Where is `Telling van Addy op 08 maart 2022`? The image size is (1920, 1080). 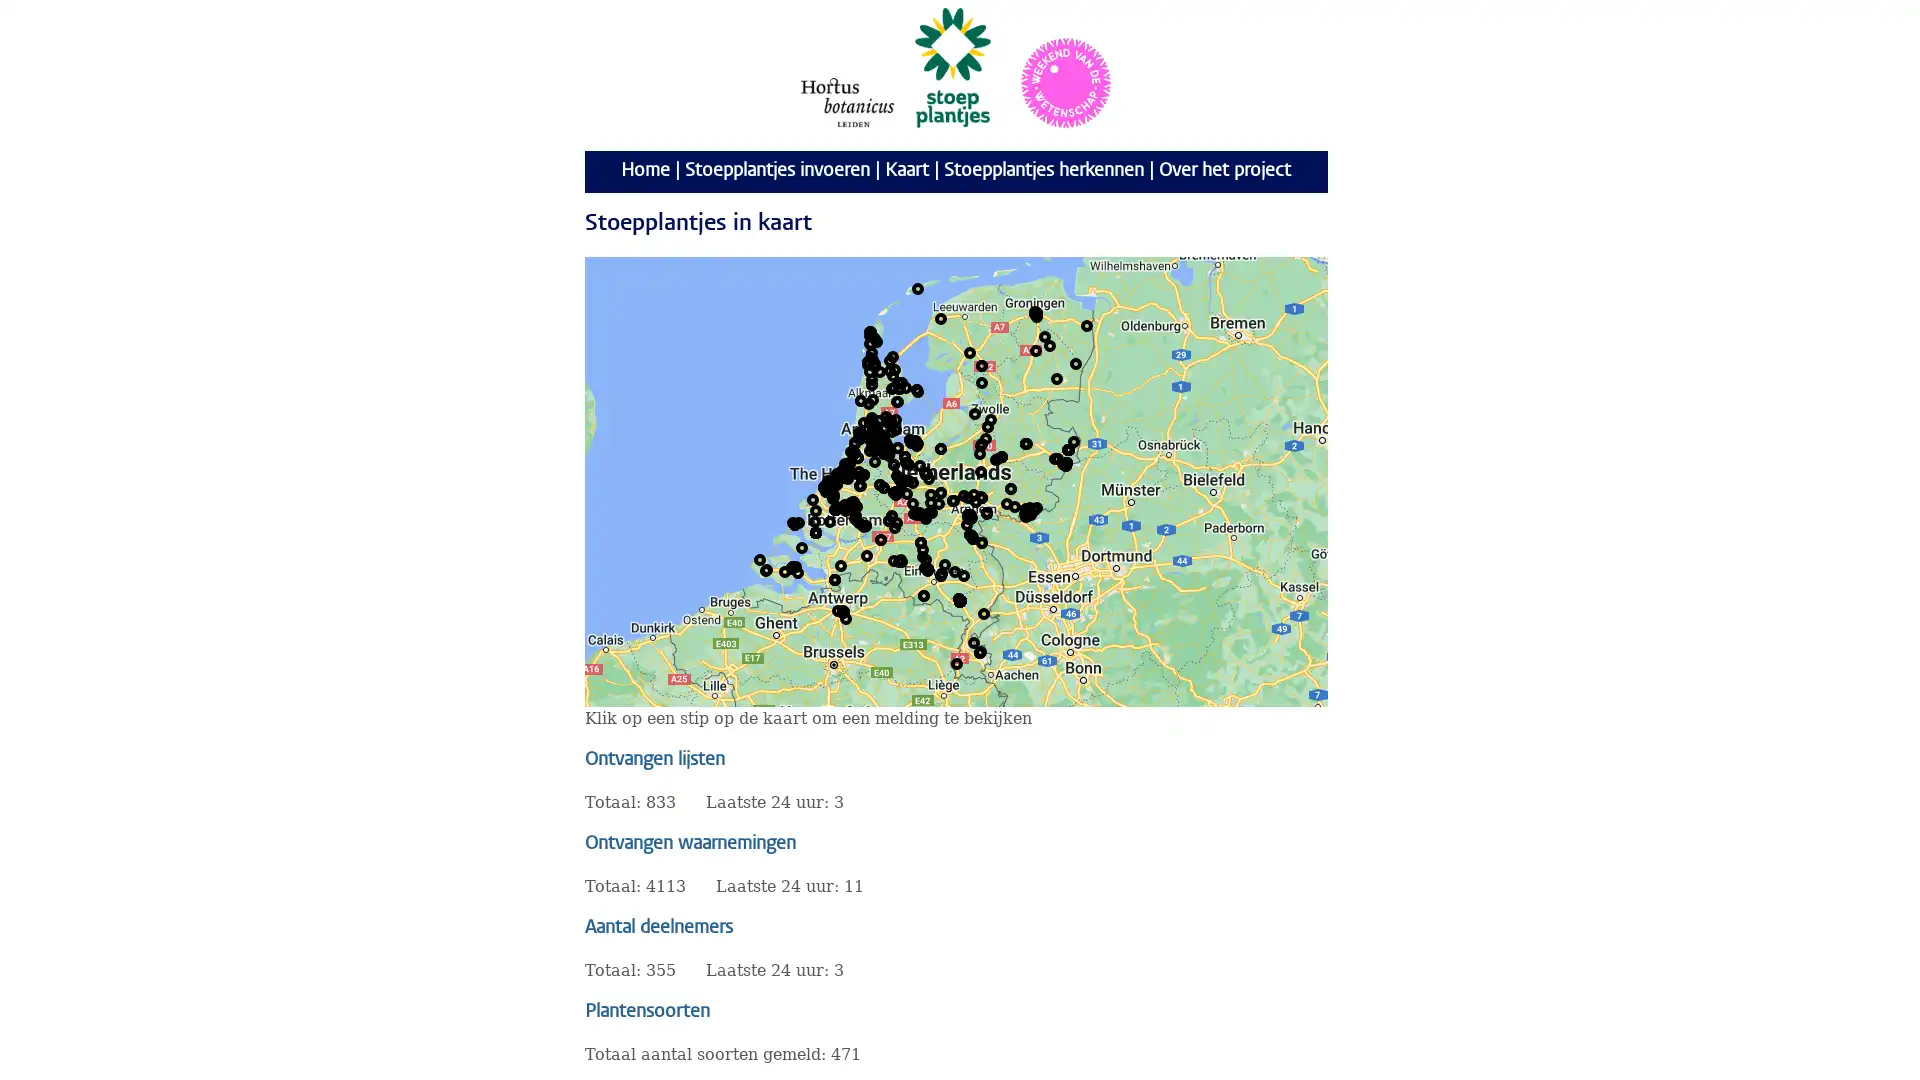
Telling van Addy op 08 maart 2022 is located at coordinates (877, 424).